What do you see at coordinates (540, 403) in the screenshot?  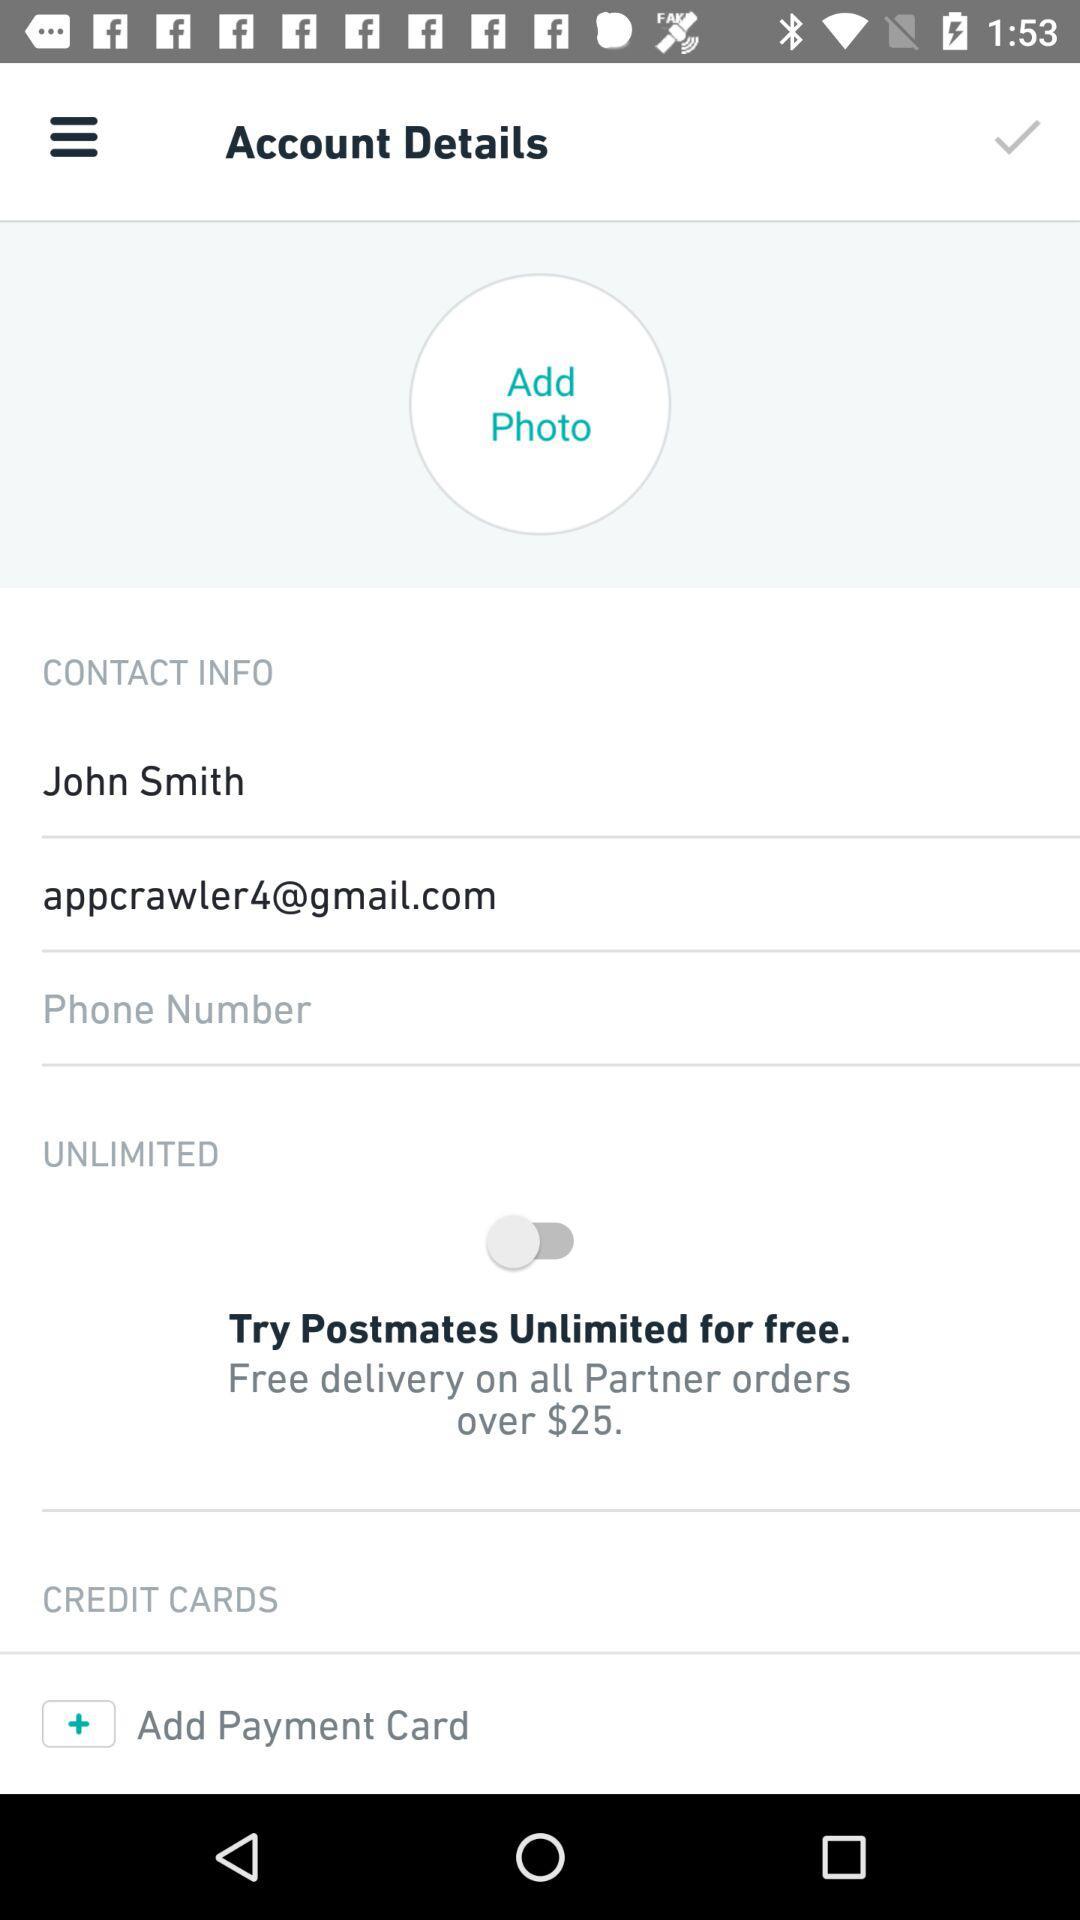 I see `the profile image` at bounding box center [540, 403].